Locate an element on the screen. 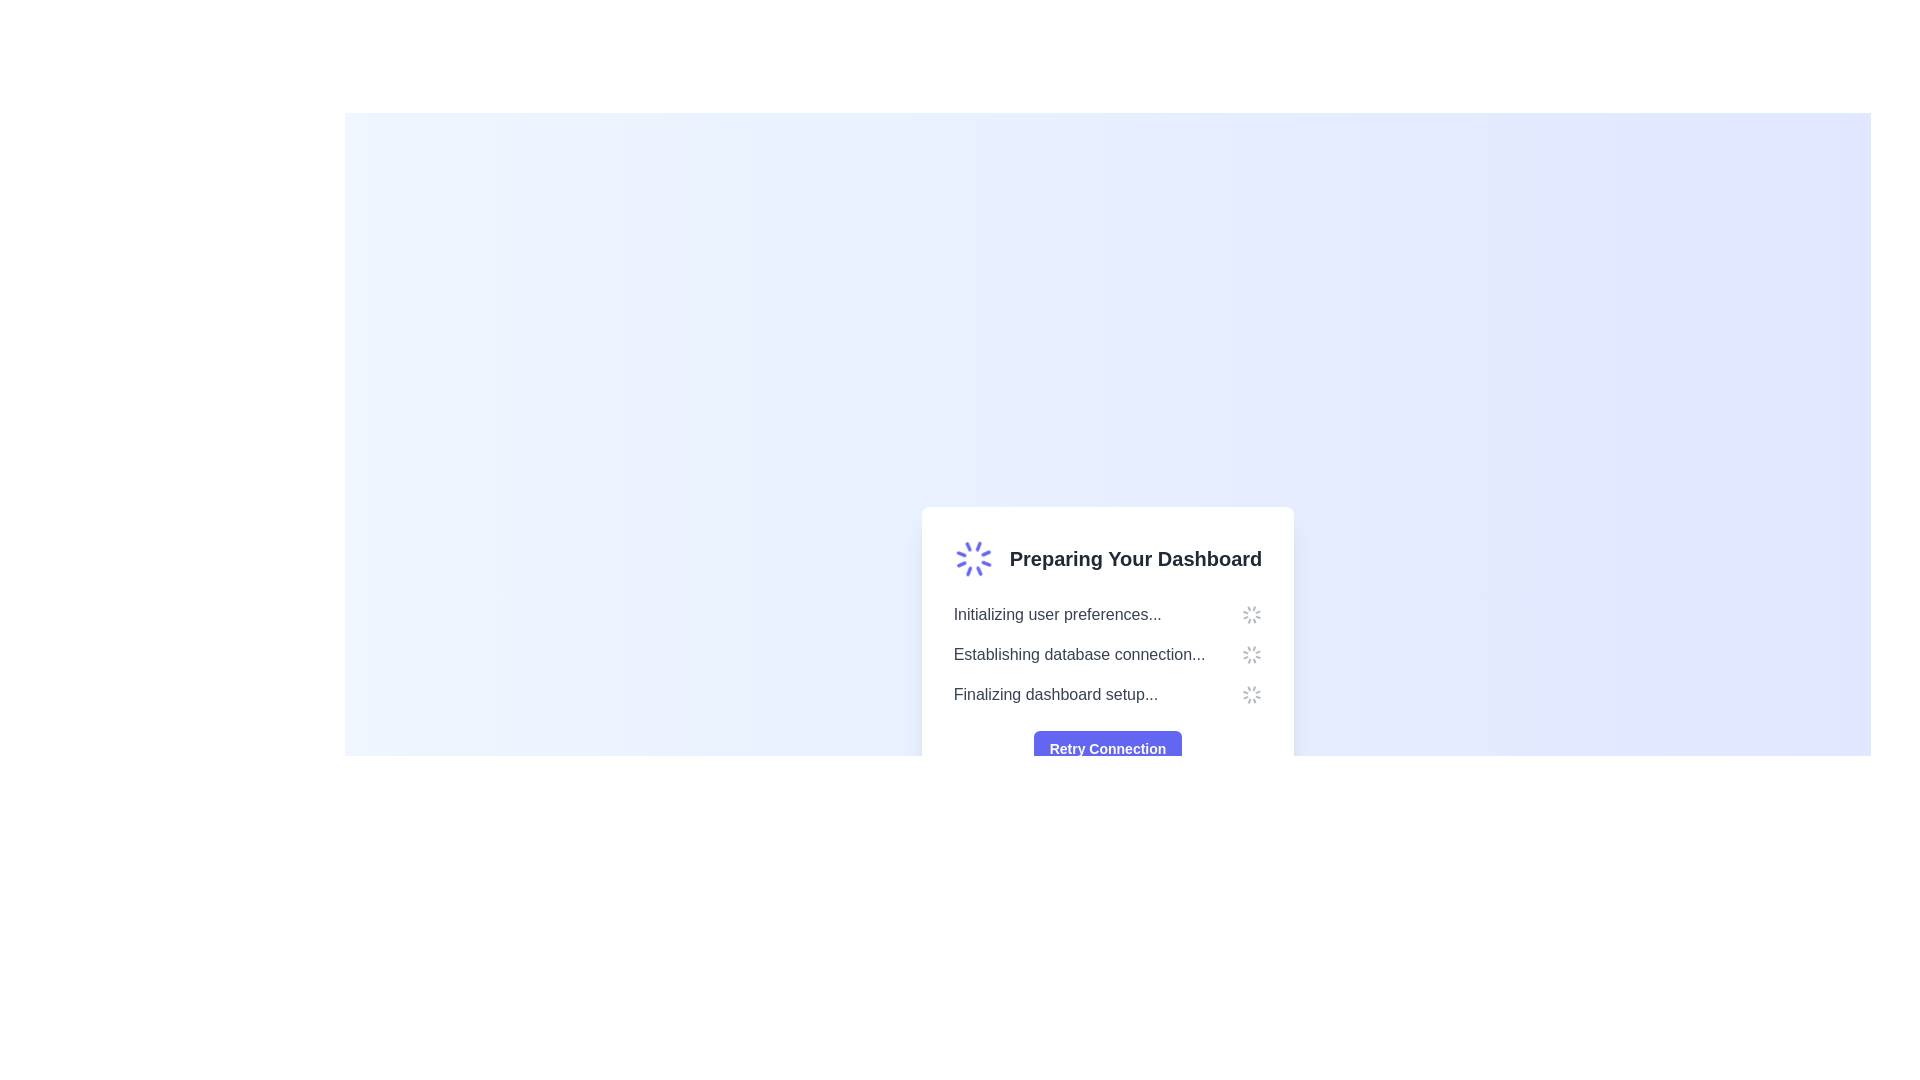 The height and width of the screenshot is (1080, 1920). the circular loading spinner icon that indicates a loading state, positioned to the far right of the text 'Finalizing dashboard setup...' is located at coordinates (1251, 693).